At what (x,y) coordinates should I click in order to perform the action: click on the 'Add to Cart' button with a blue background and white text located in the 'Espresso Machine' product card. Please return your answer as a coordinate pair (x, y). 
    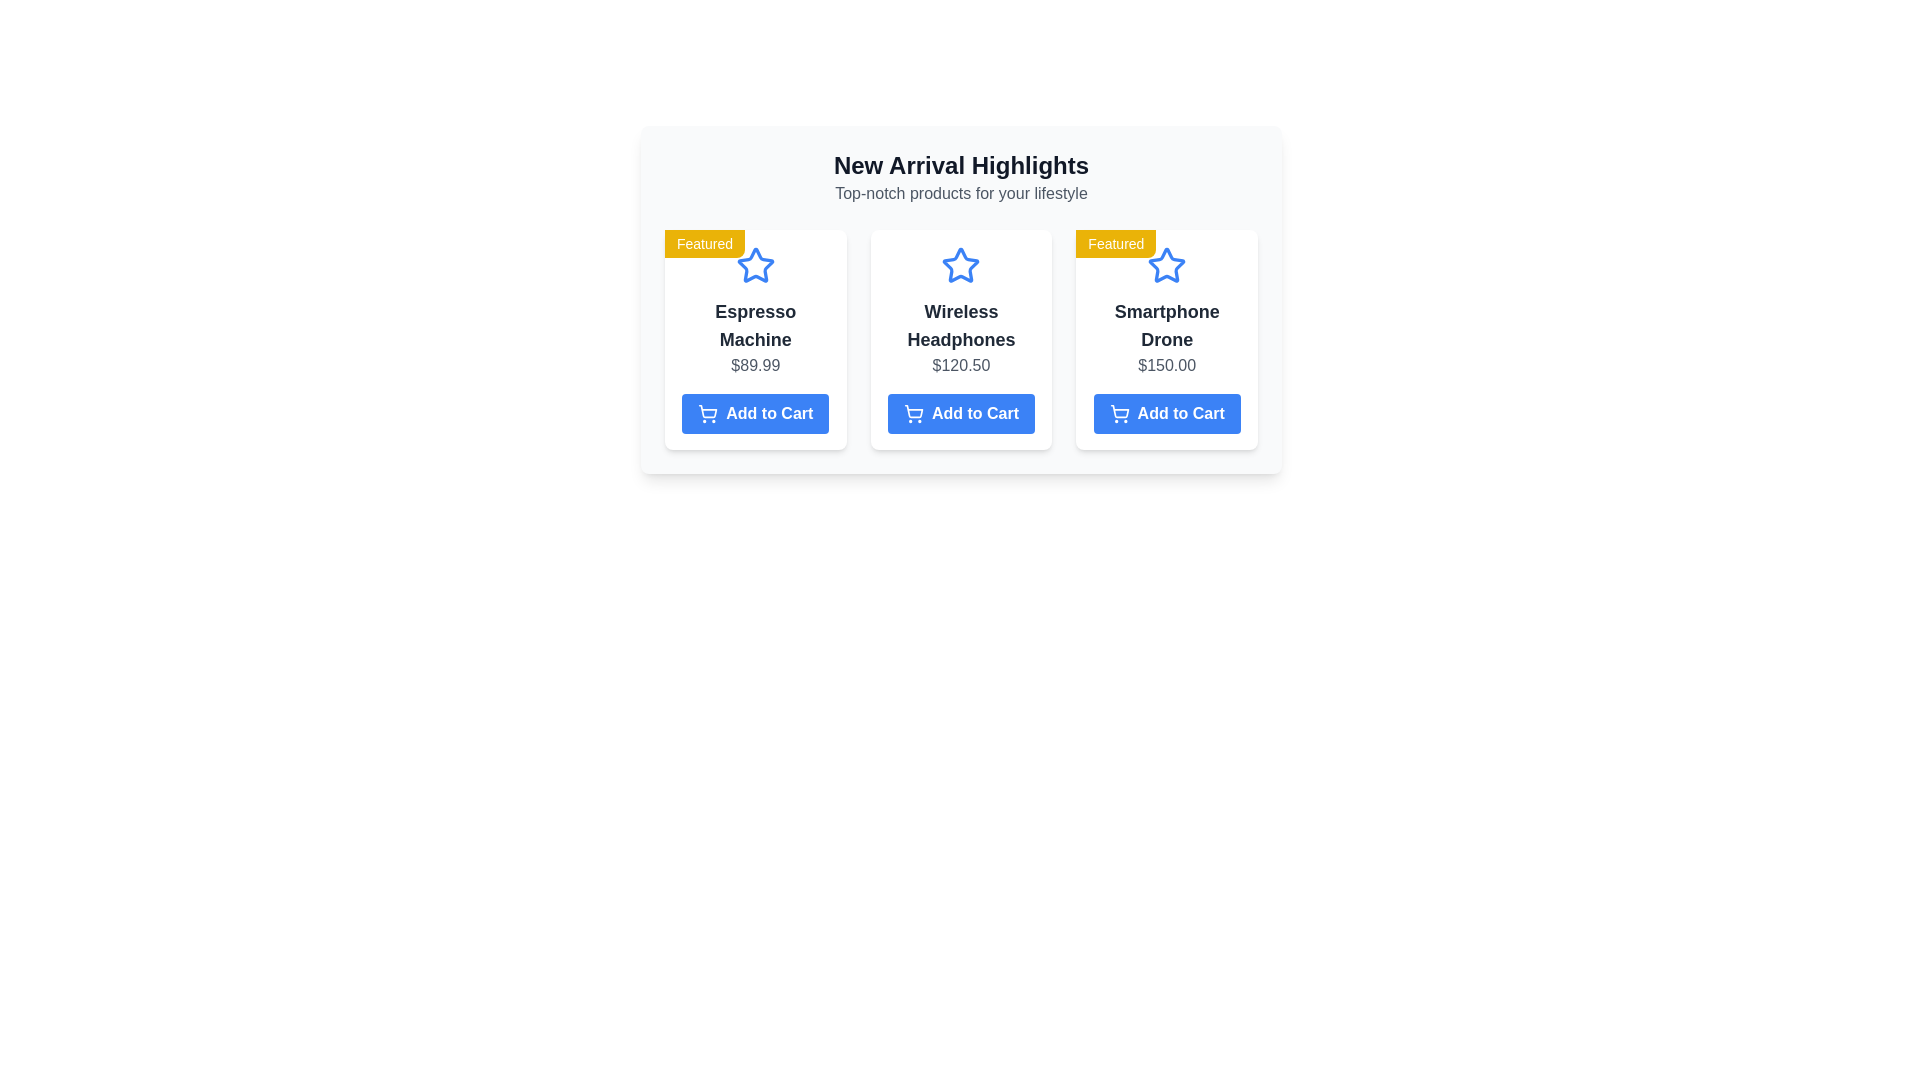
    Looking at the image, I should click on (754, 412).